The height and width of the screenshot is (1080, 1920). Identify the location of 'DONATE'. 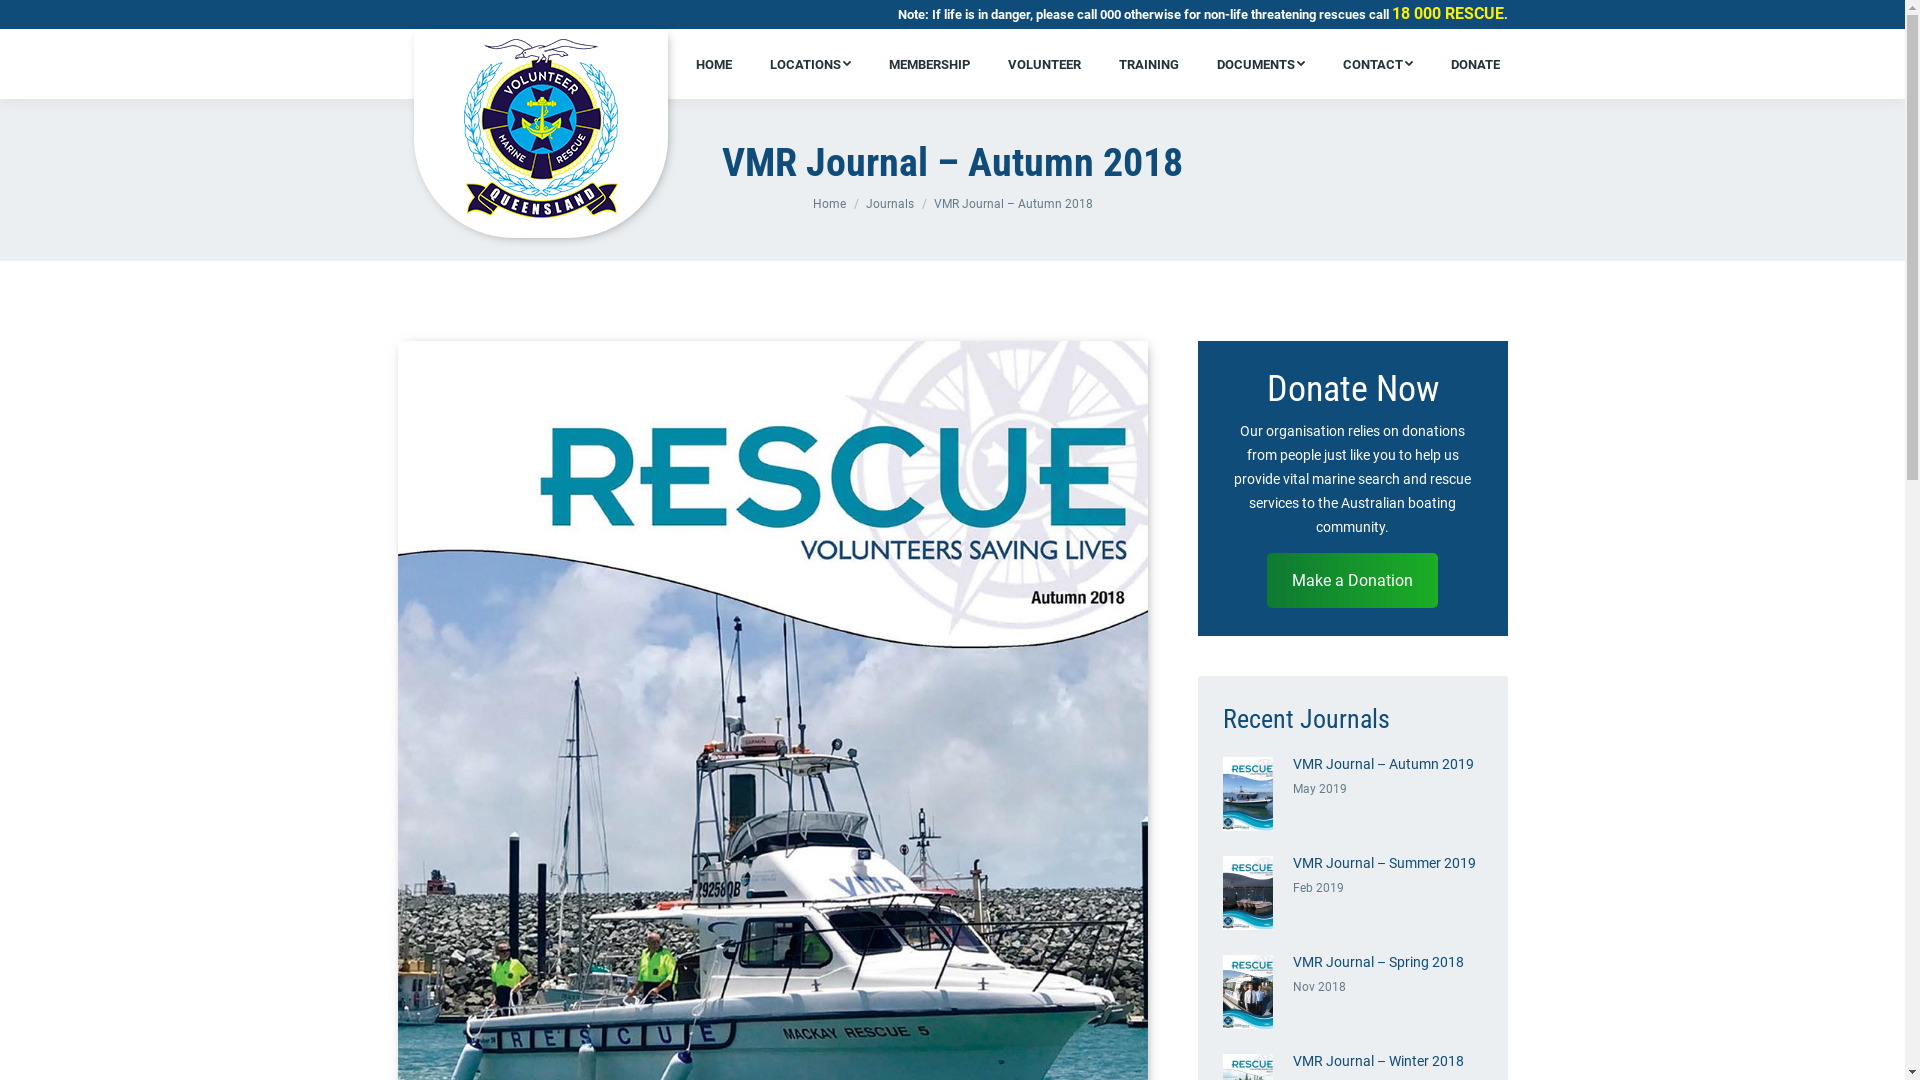
(1475, 63).